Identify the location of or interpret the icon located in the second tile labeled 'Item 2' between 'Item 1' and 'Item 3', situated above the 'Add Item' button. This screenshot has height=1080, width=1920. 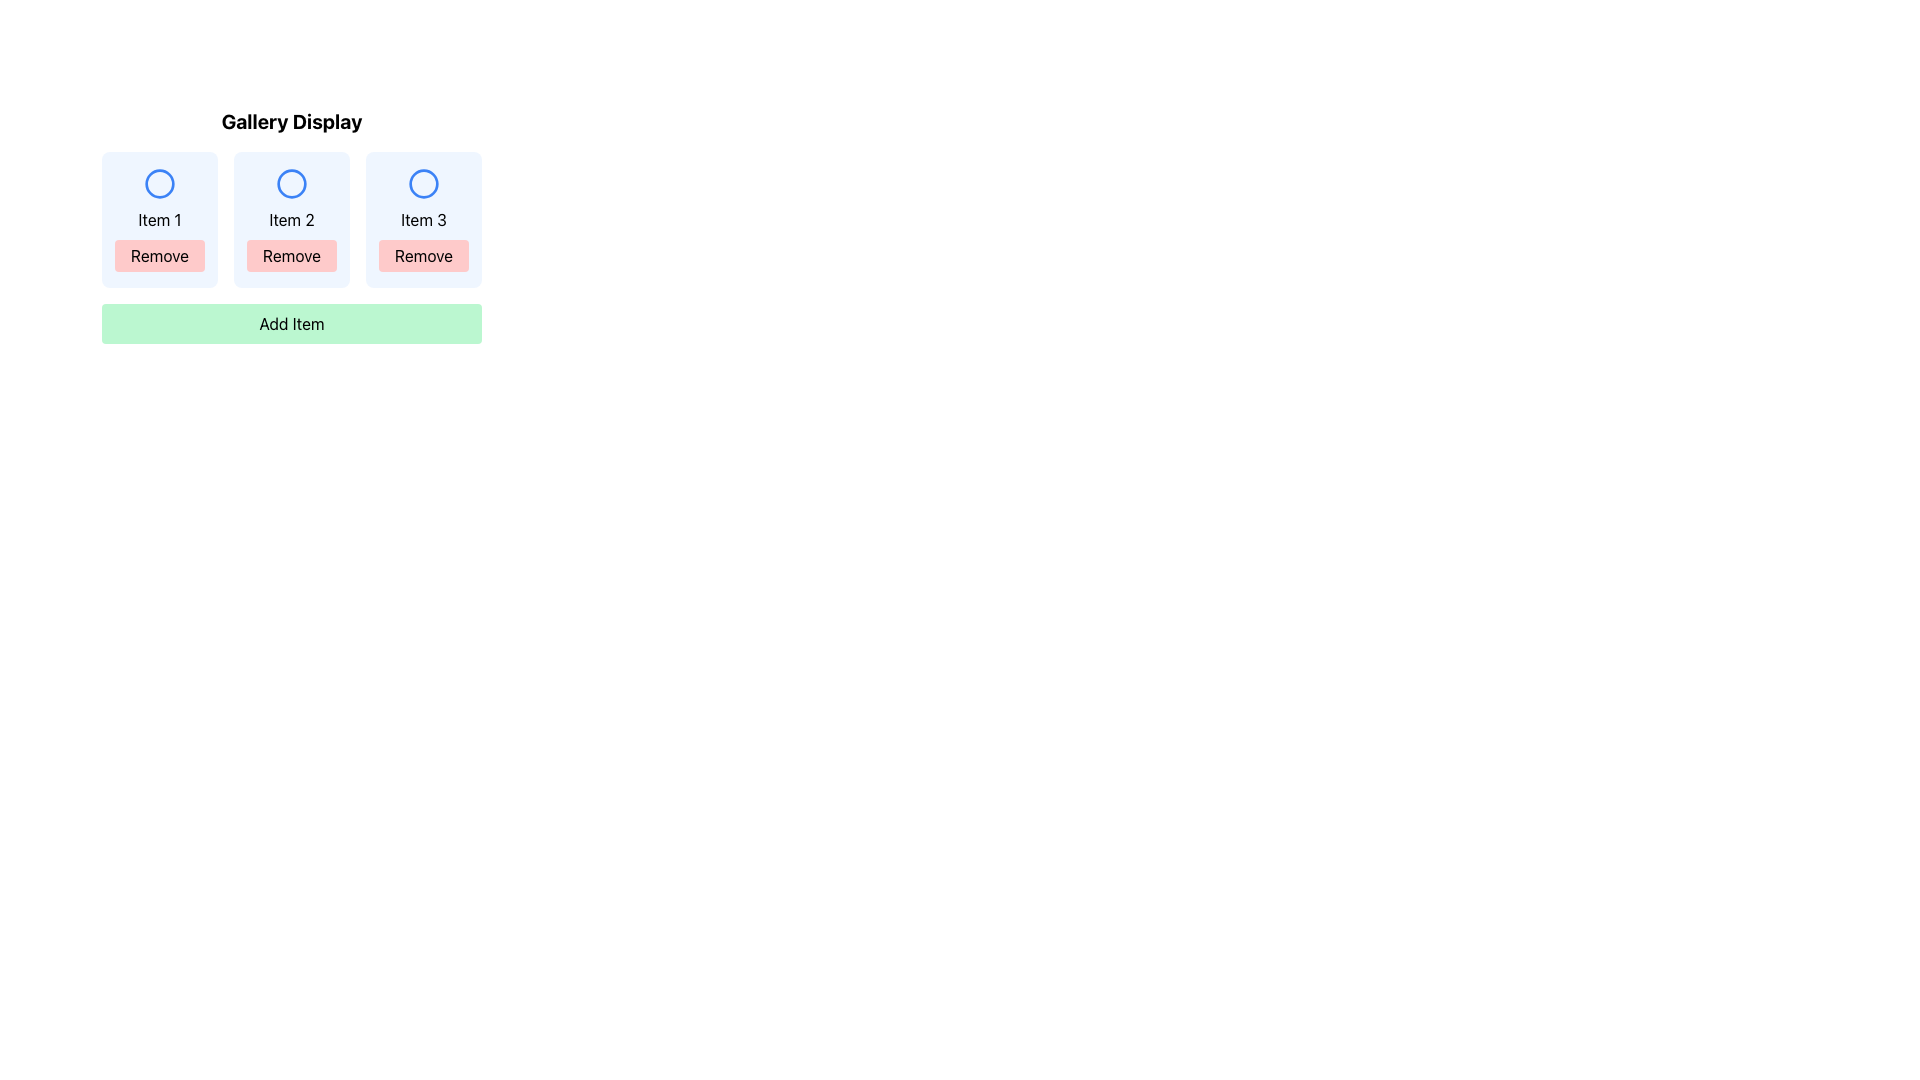
(291, 184).